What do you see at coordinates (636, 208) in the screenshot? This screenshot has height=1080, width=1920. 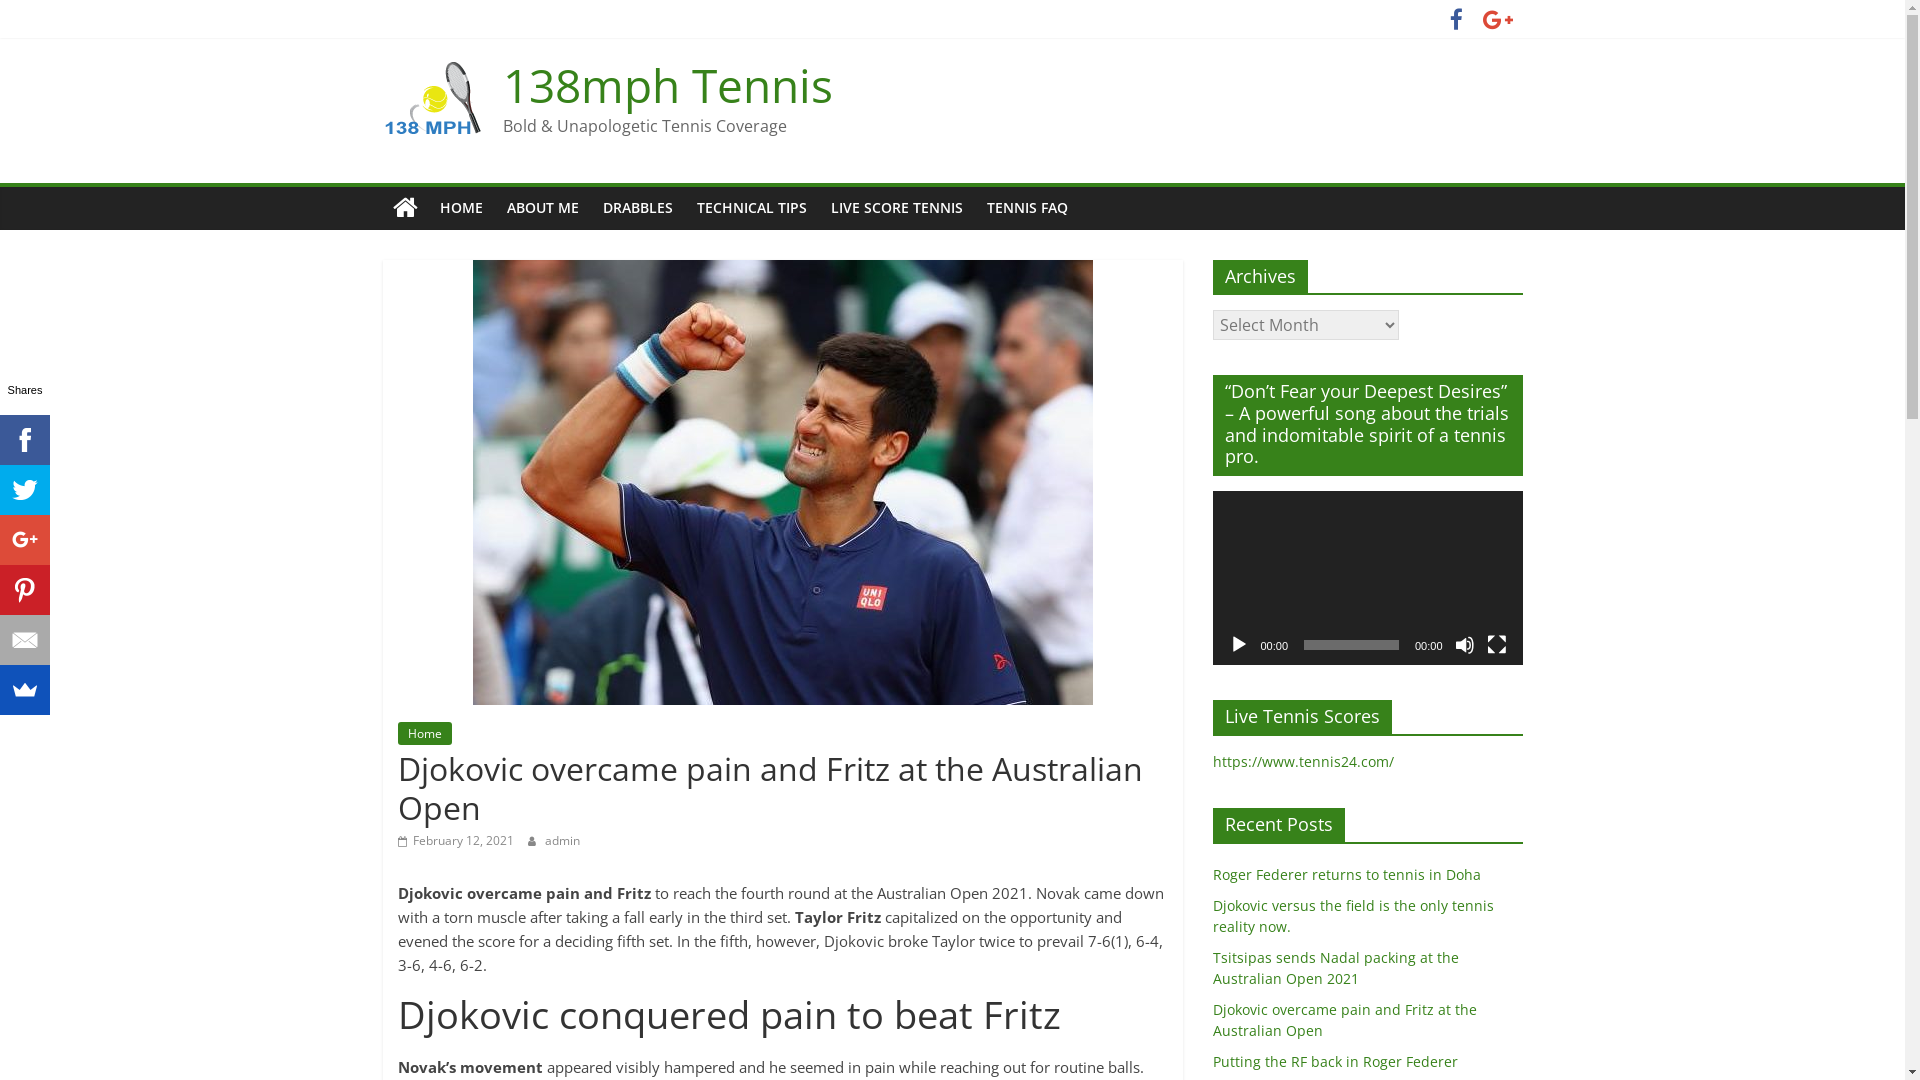 I see `'DRABBLES'` at bounding box center [636, 208].